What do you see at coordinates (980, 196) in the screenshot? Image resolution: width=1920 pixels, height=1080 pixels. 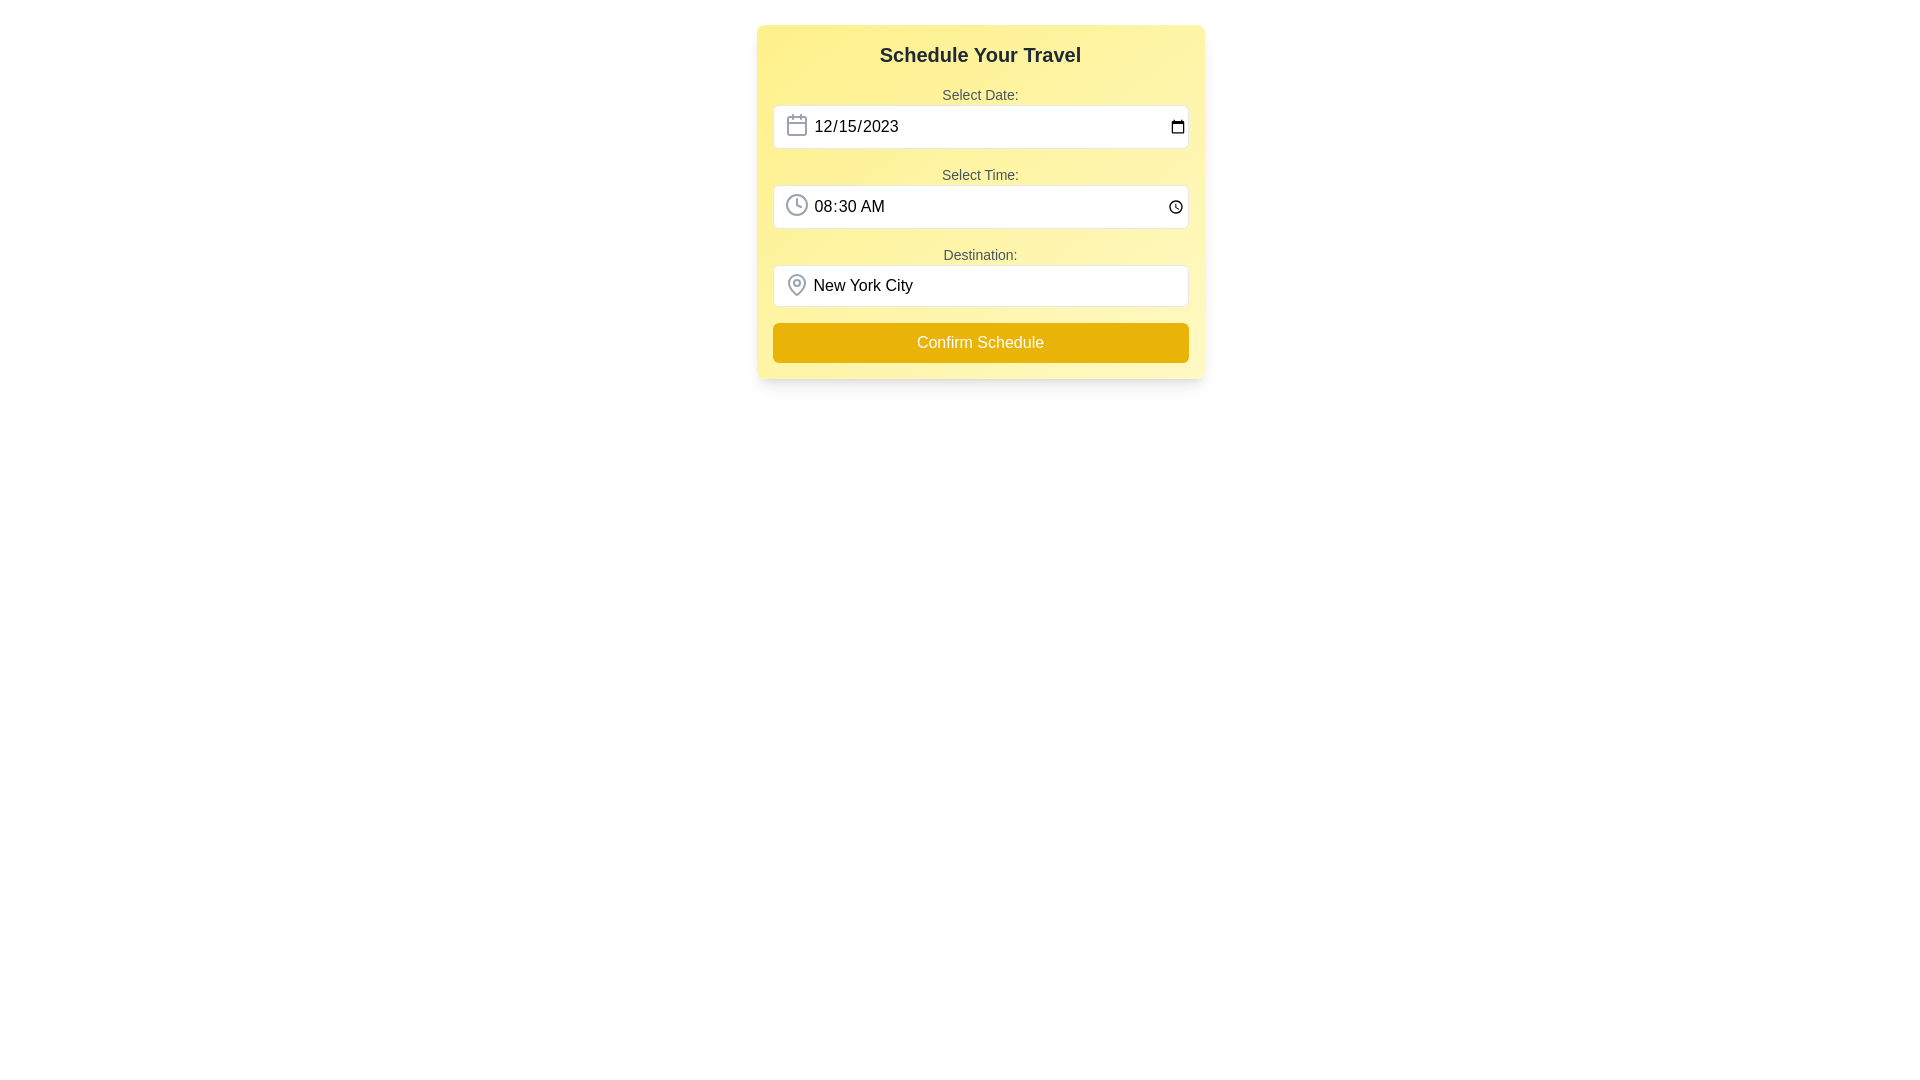 I see `the Time selection input field located below the 'Select Date:' section, allowing the user to edit the time value` at bounding box center [980, 196].